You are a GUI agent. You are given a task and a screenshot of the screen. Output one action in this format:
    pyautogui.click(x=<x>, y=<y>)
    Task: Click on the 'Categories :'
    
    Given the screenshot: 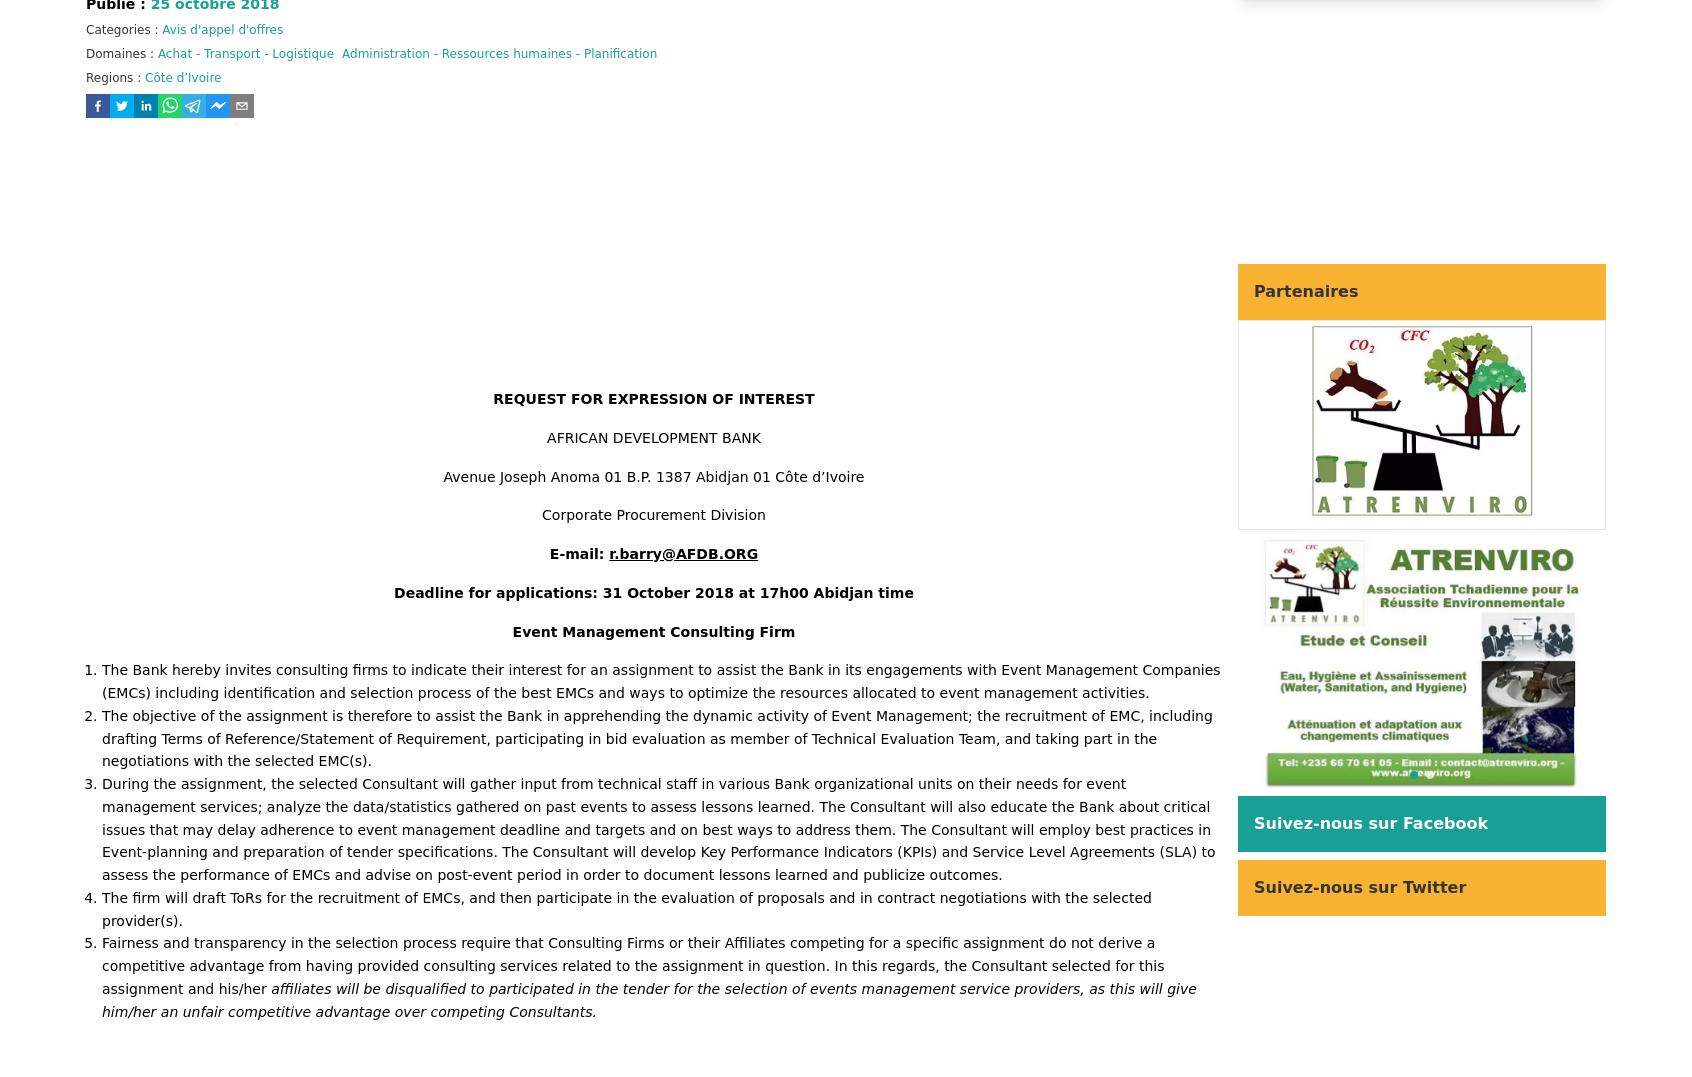 What is the action you would take?
    pyautogui.click(x=124, y=29)
    